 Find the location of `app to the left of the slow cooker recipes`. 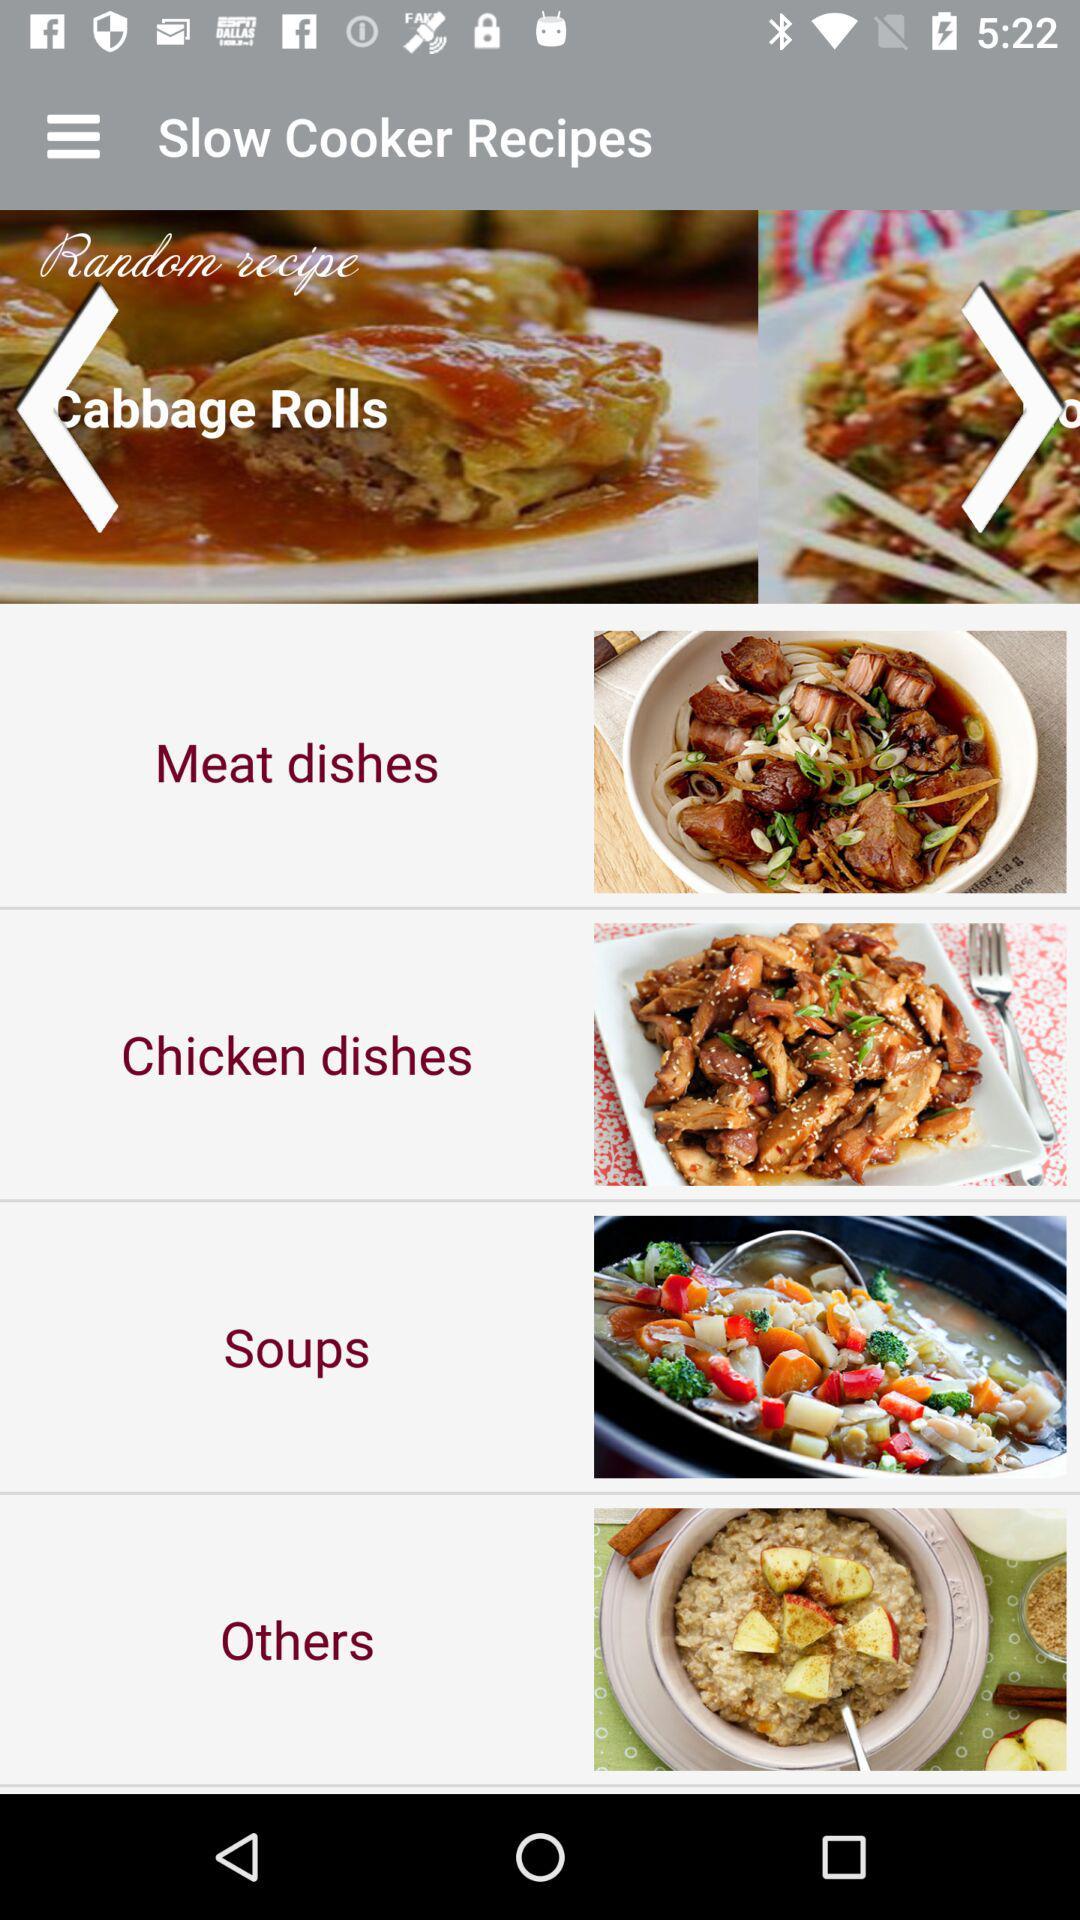

app to the left of the slow cooker recipes is located at coordinates (72, 135).